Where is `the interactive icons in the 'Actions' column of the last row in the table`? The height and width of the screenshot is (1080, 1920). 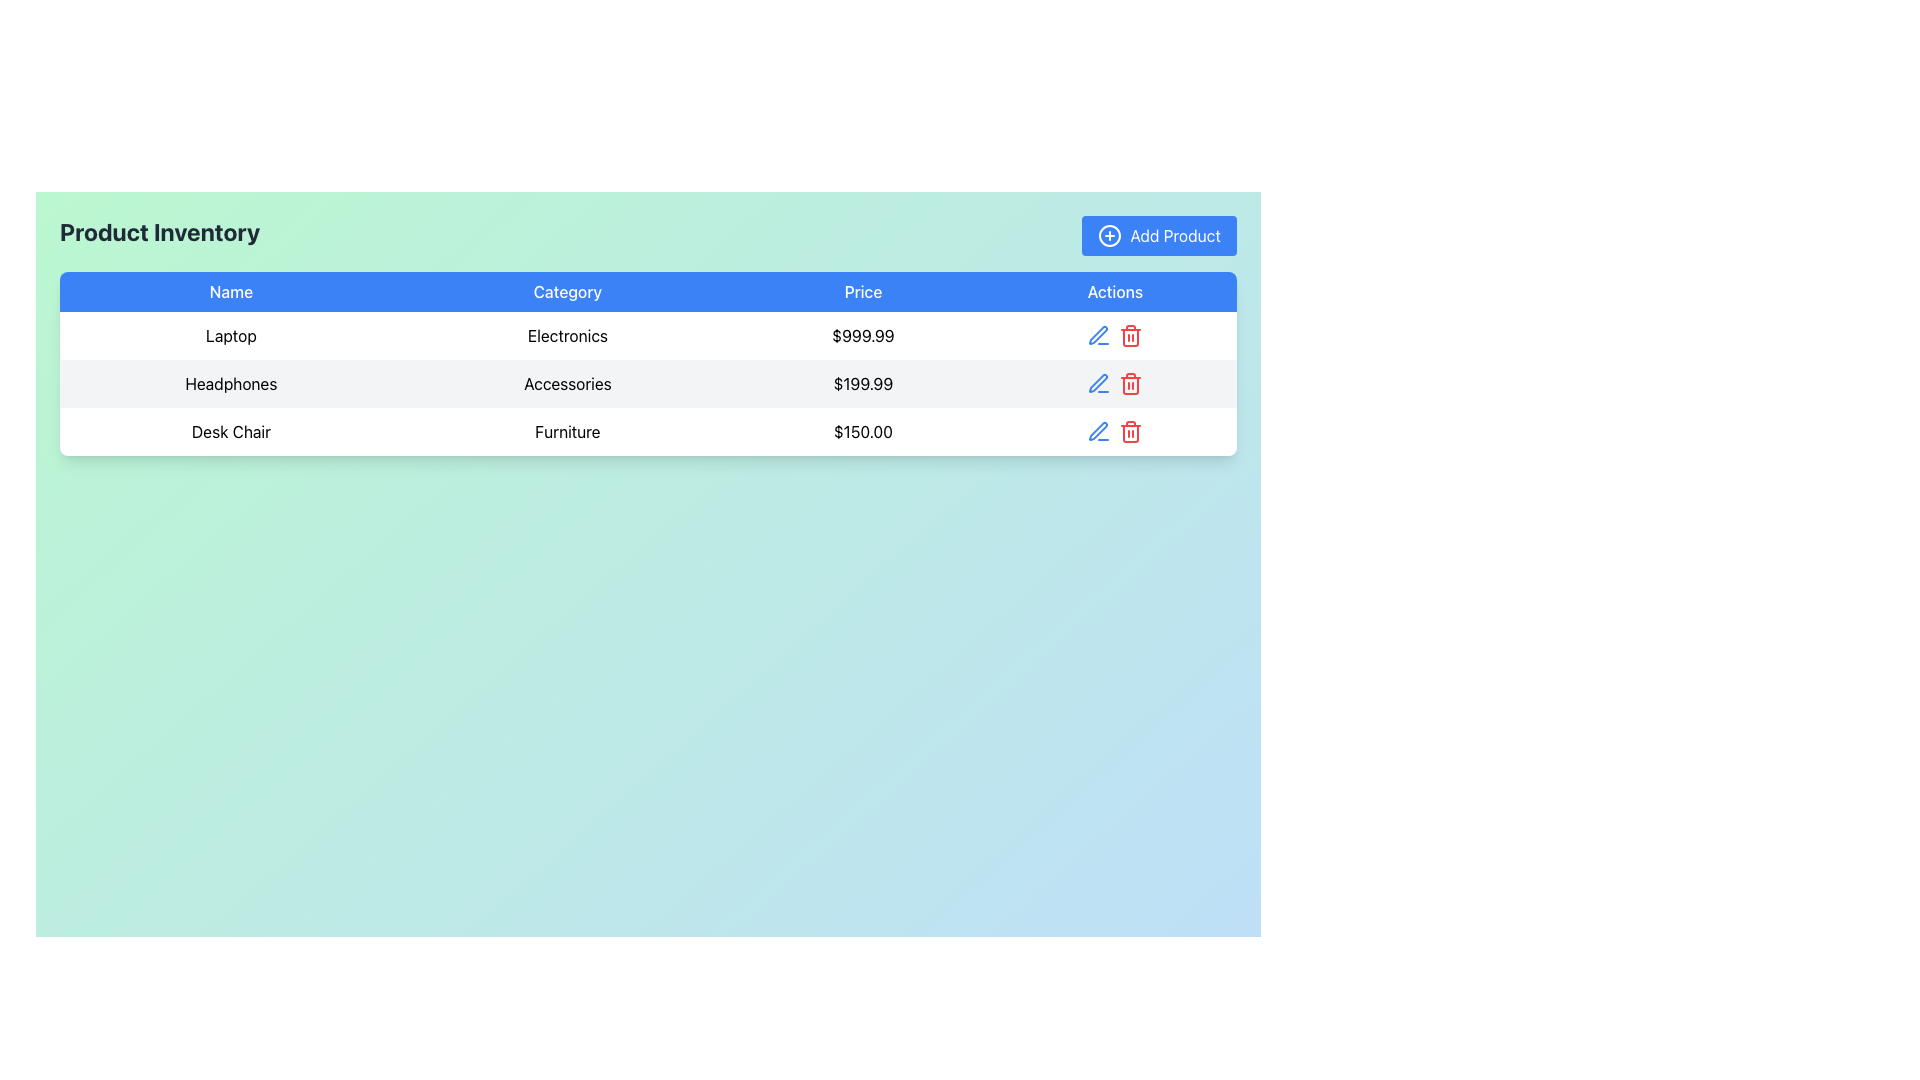
the interactive icons in the 'Actions' column of the last row in the table is located at coordinates (1114, 431).